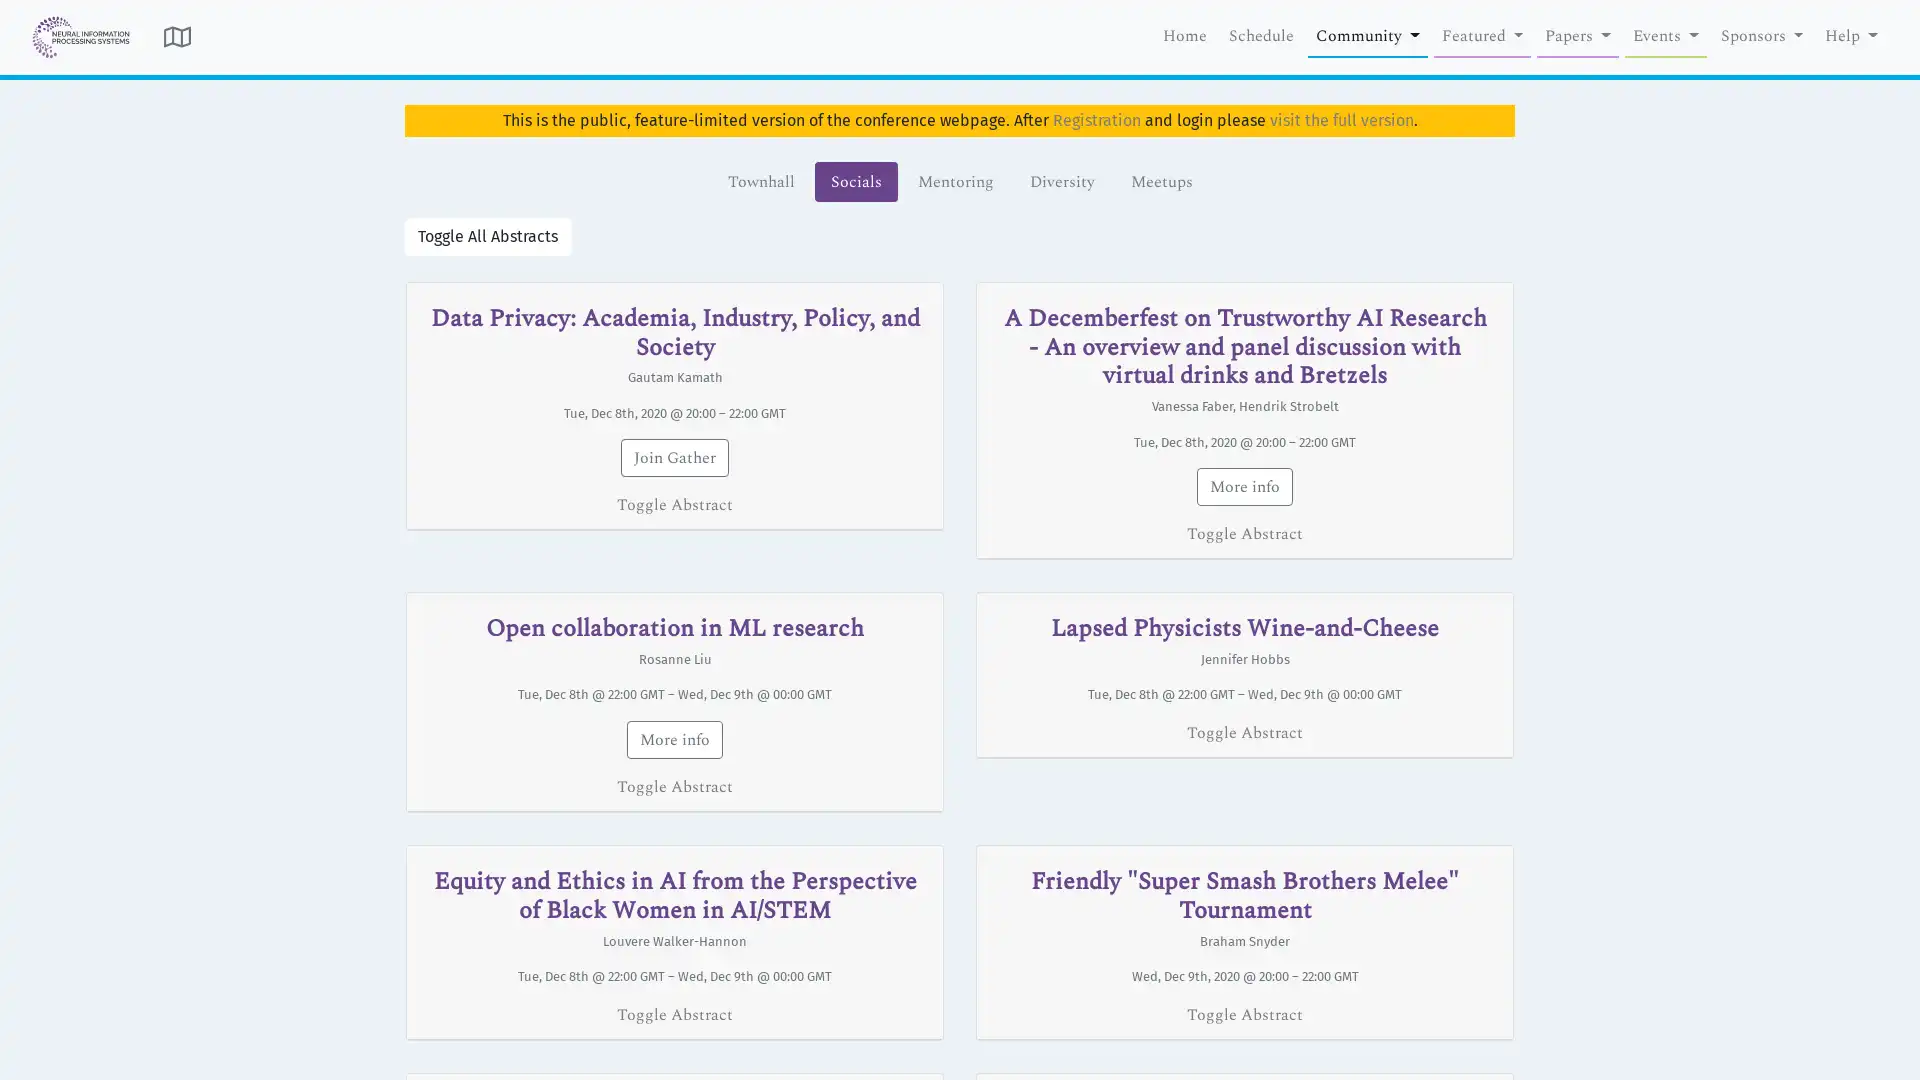  I want to click on Toggle Abstract, so click(1243, 1014).